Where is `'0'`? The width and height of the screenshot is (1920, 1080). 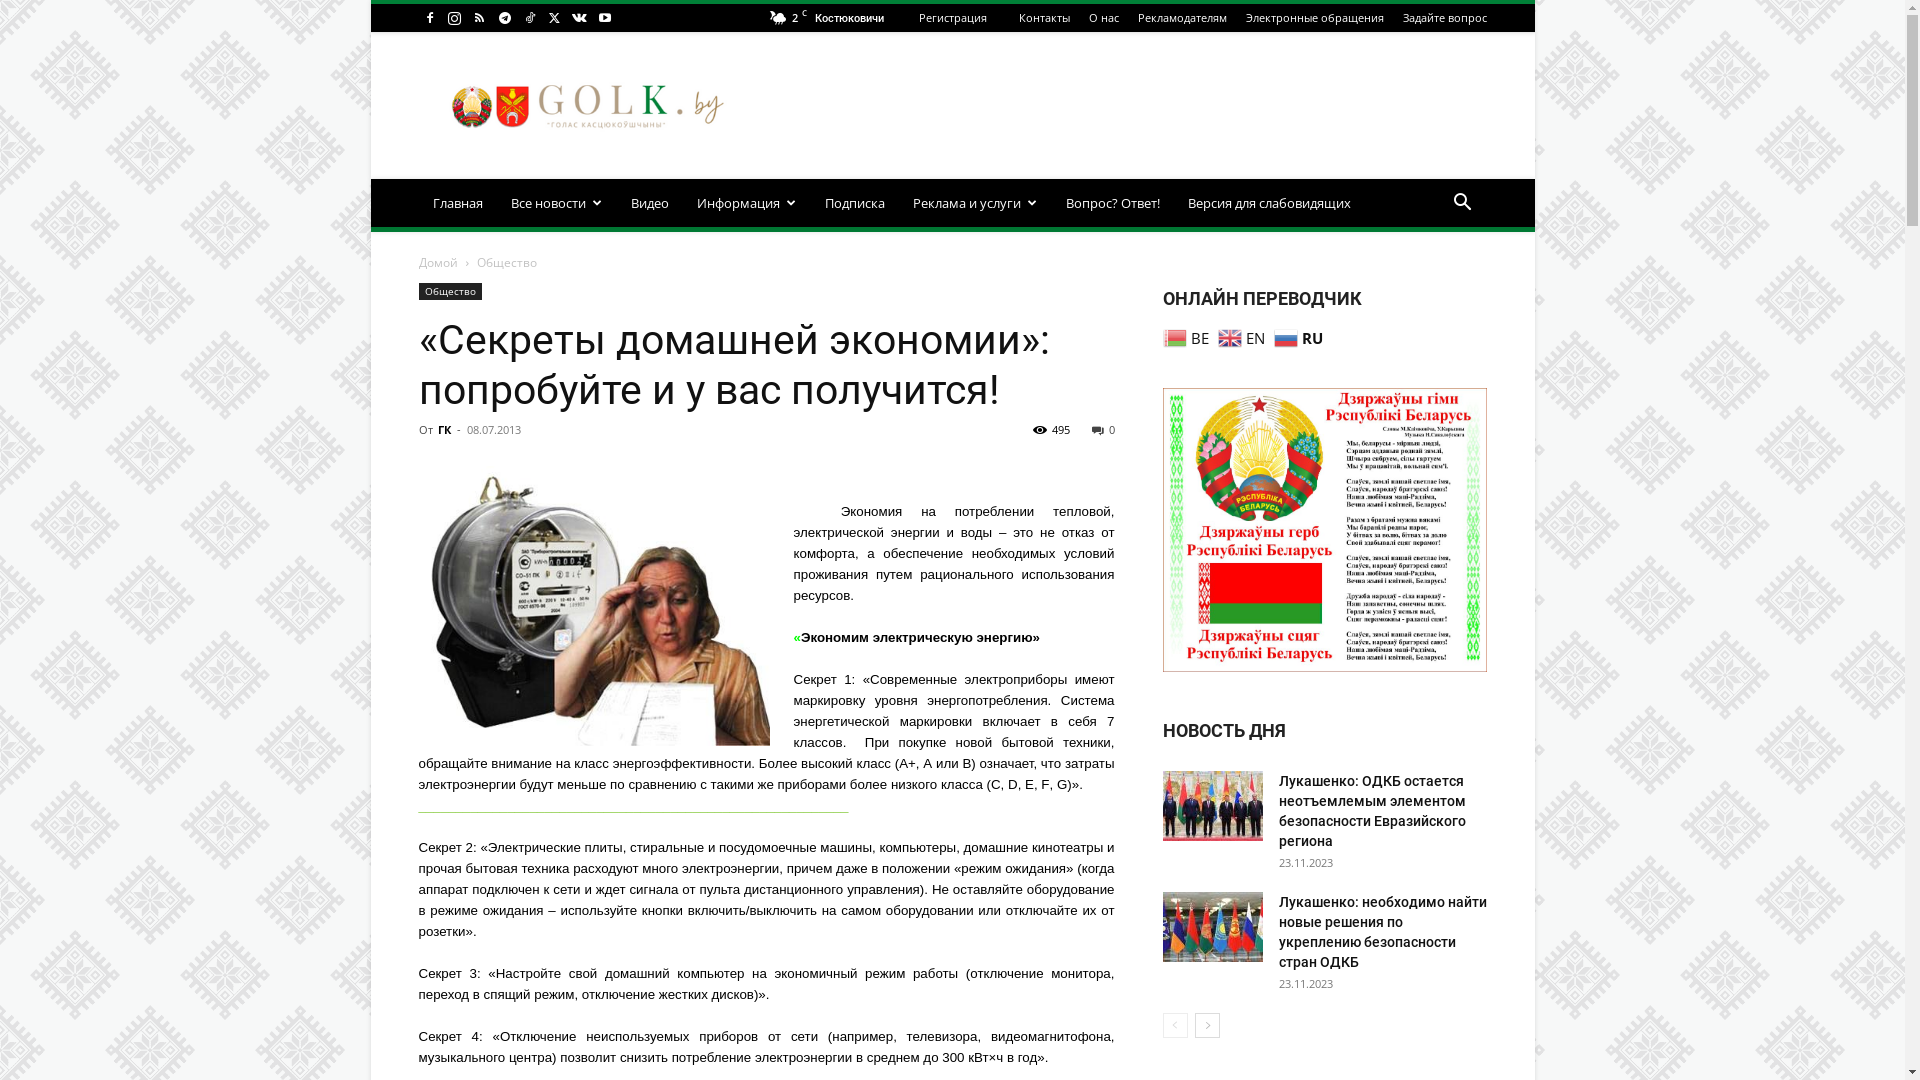
'0' is located at coordinates (1102, 428).